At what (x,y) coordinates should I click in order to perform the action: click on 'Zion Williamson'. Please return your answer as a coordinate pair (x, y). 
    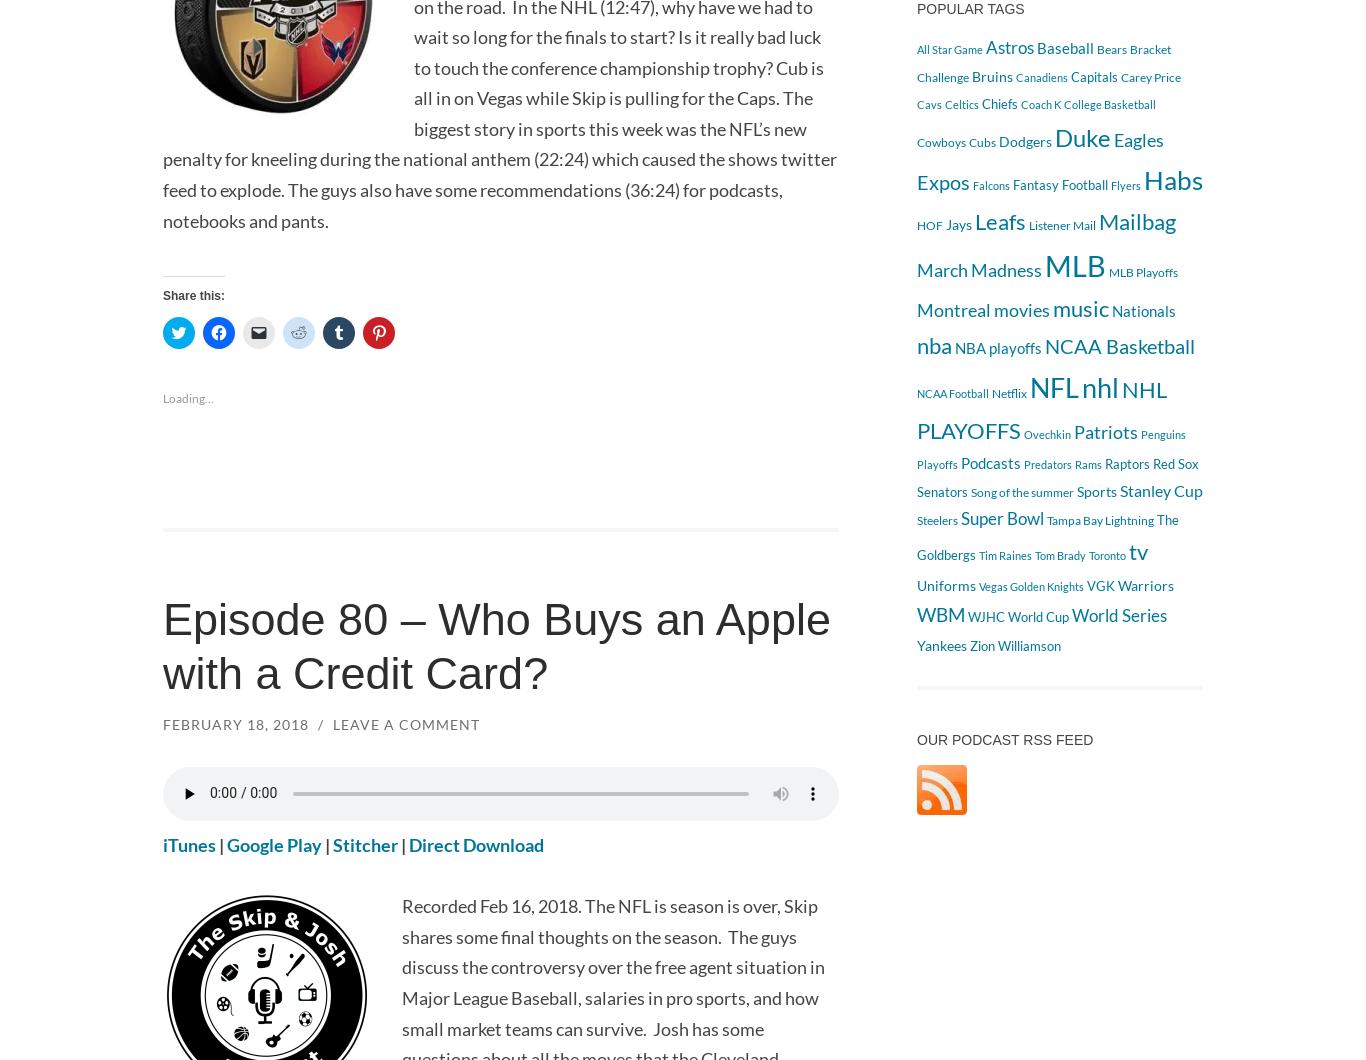
    Looking at the image, I should click on (1015, 645).